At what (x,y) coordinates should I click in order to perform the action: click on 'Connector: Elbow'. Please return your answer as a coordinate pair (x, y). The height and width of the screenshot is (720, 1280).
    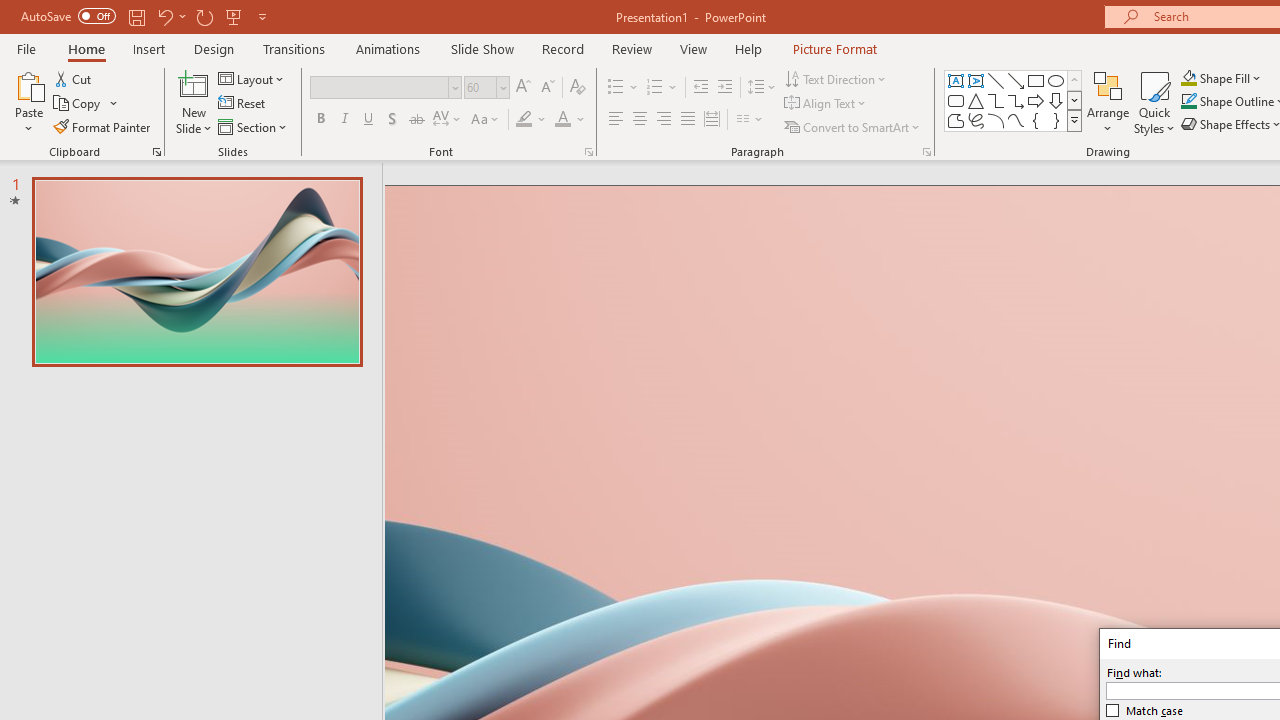
    Looking at the image, I should click on (995, 100).